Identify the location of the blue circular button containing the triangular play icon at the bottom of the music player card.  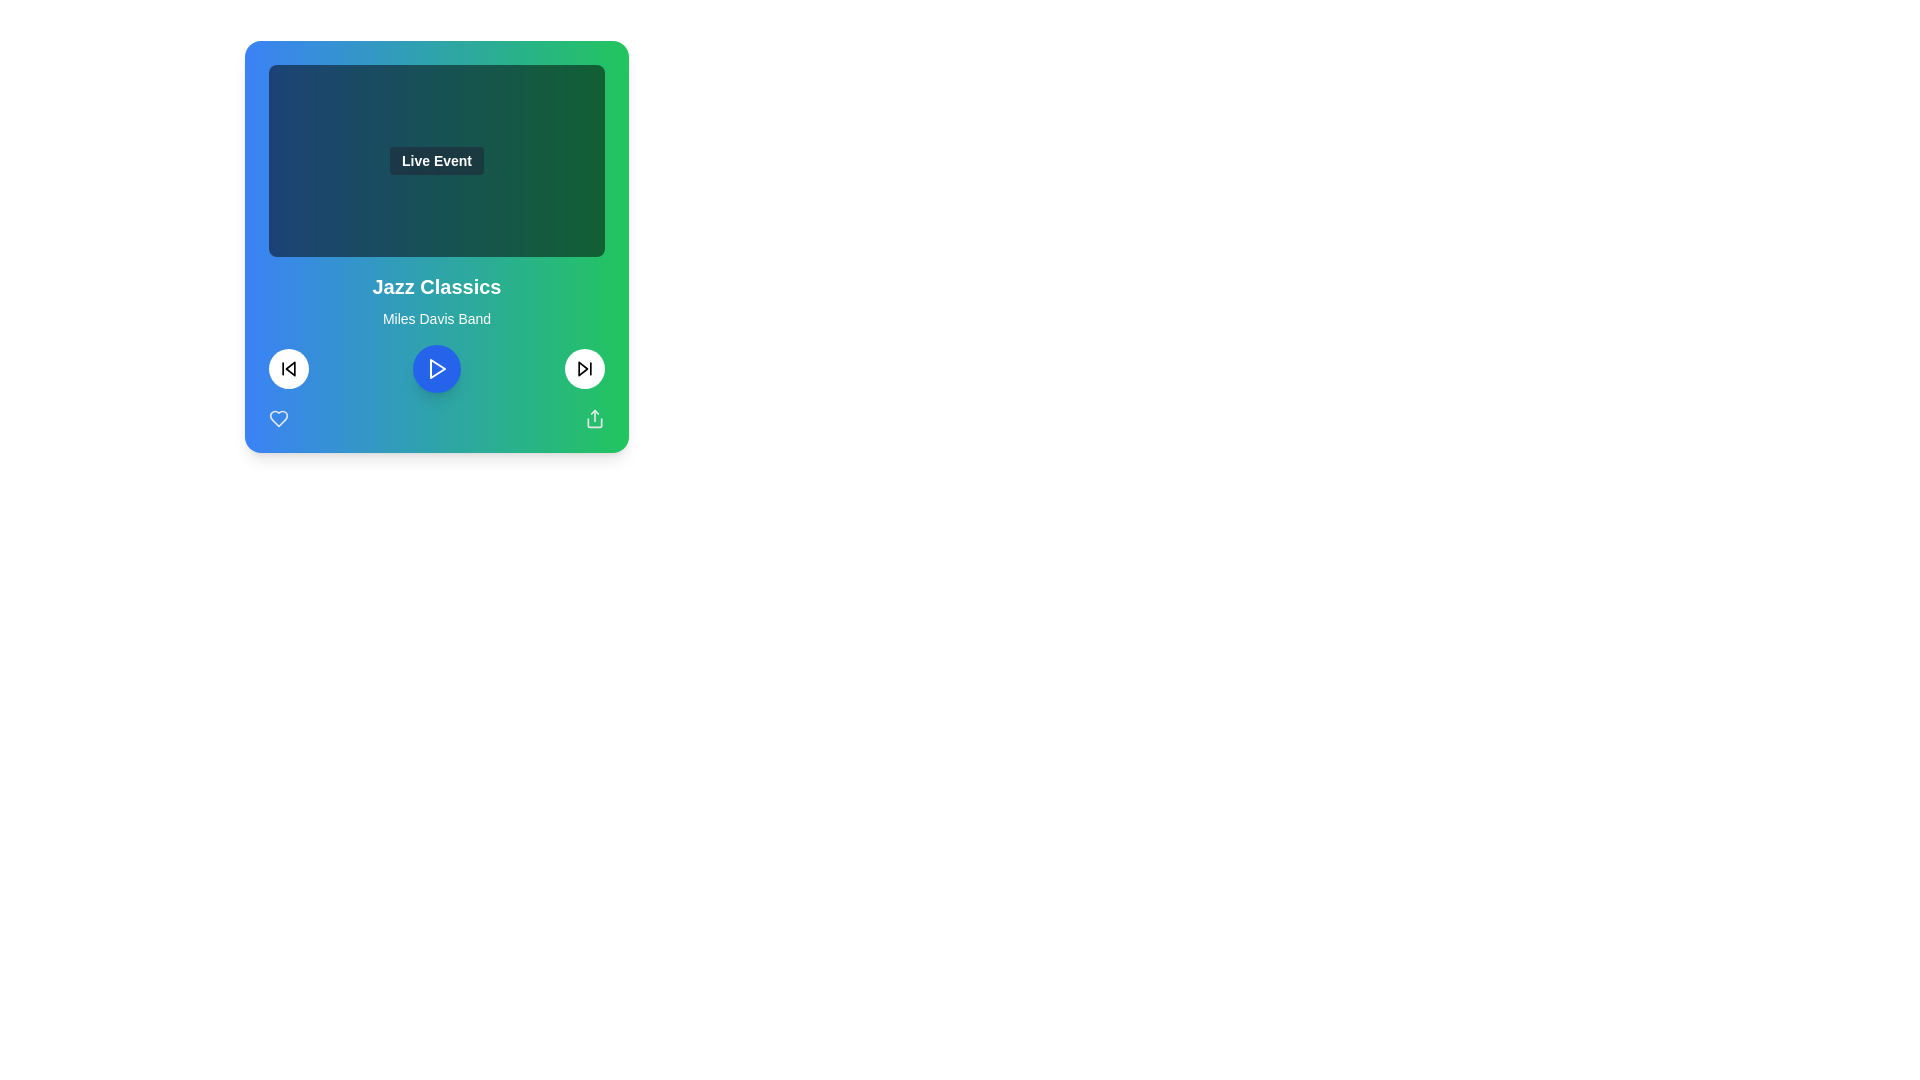
(435, 369).